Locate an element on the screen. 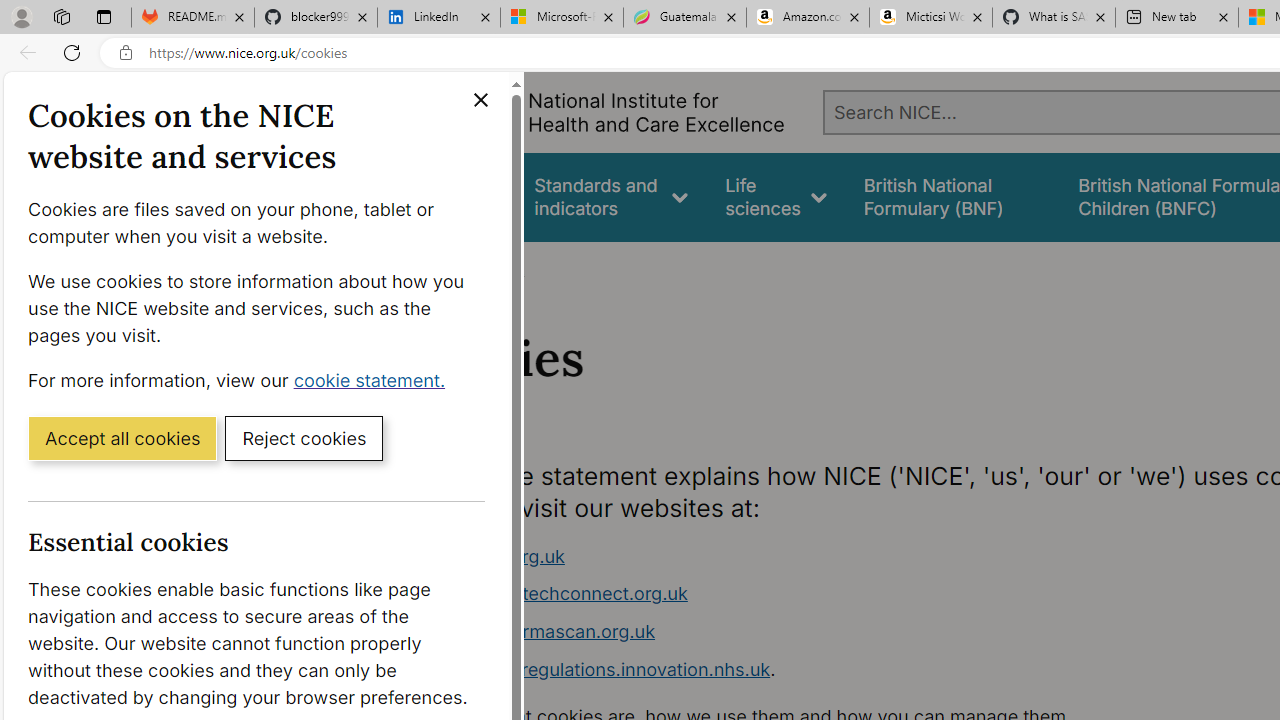 The image size is (1280, 720). 'www.ukpharmascan.org.uk' is located at coordinates (538, 631).